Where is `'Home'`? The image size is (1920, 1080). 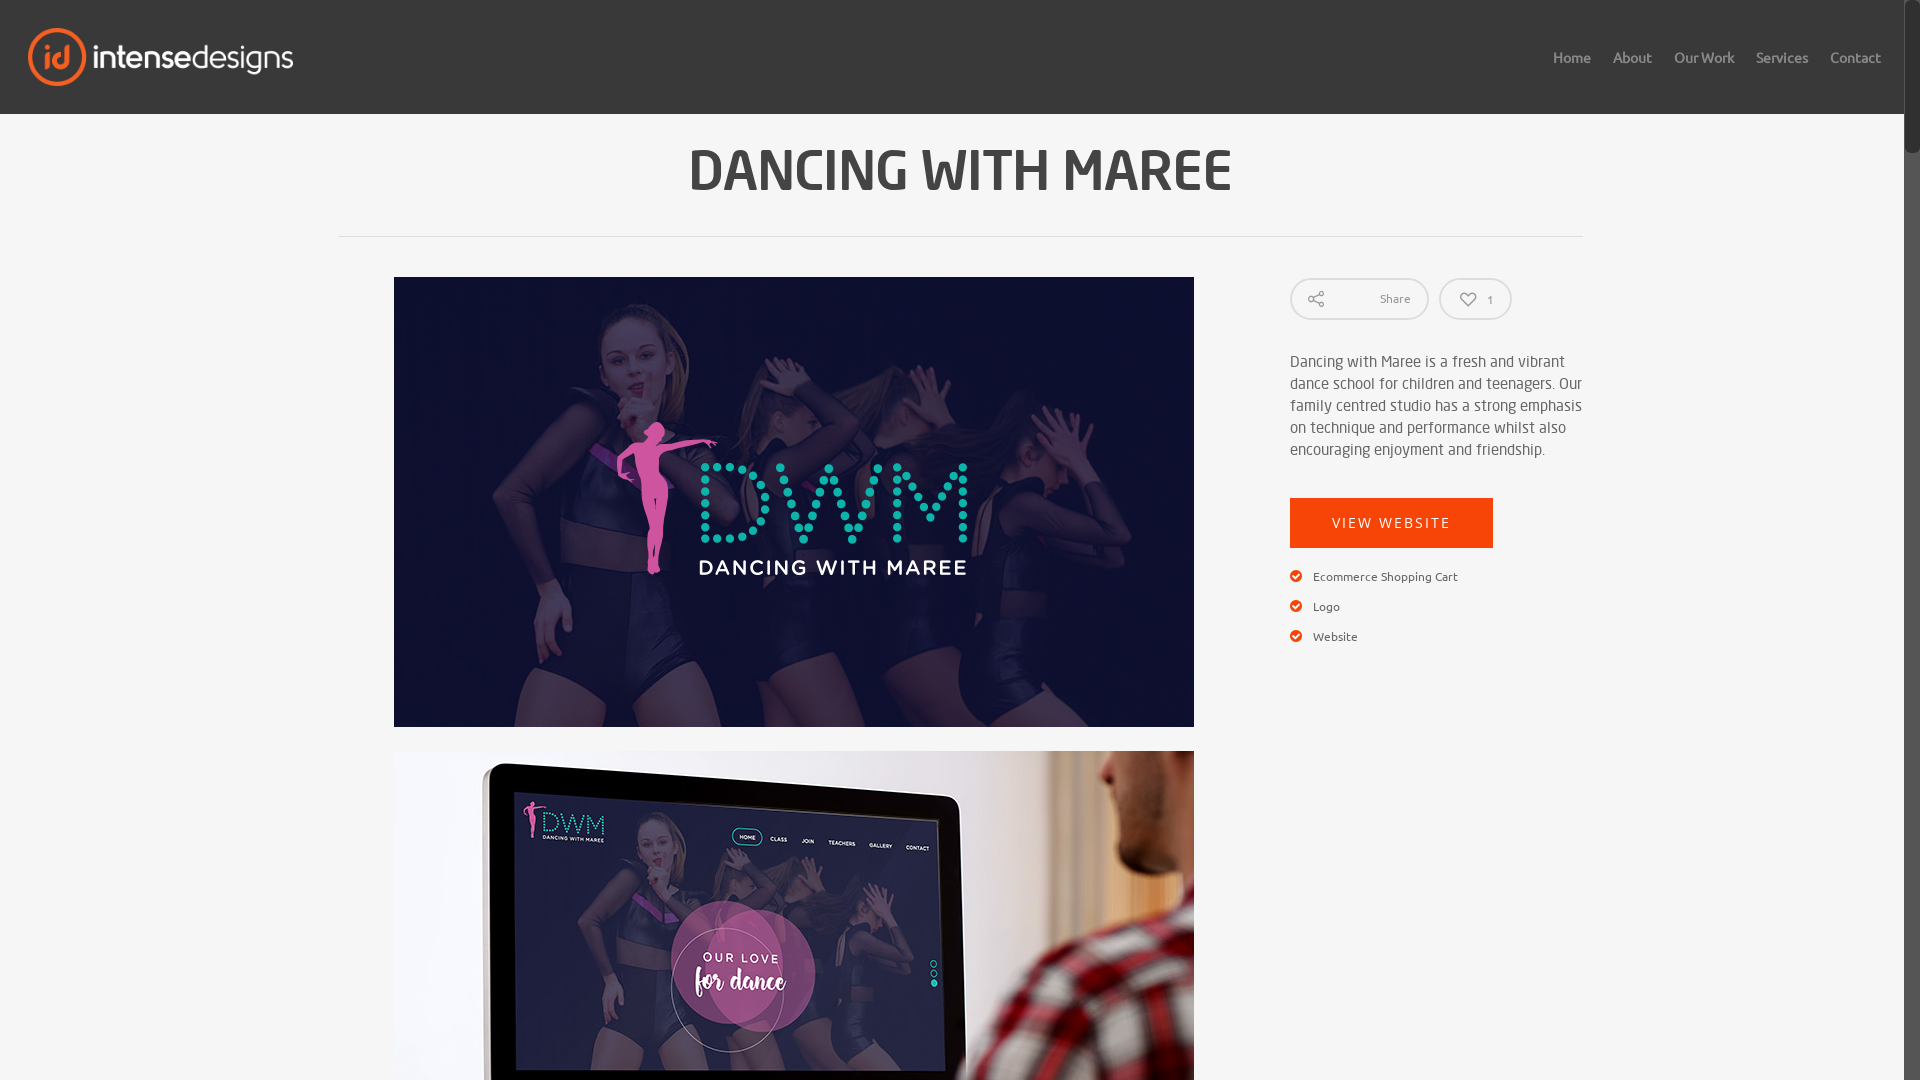 'Home' is located at coordinates (1570, 69).